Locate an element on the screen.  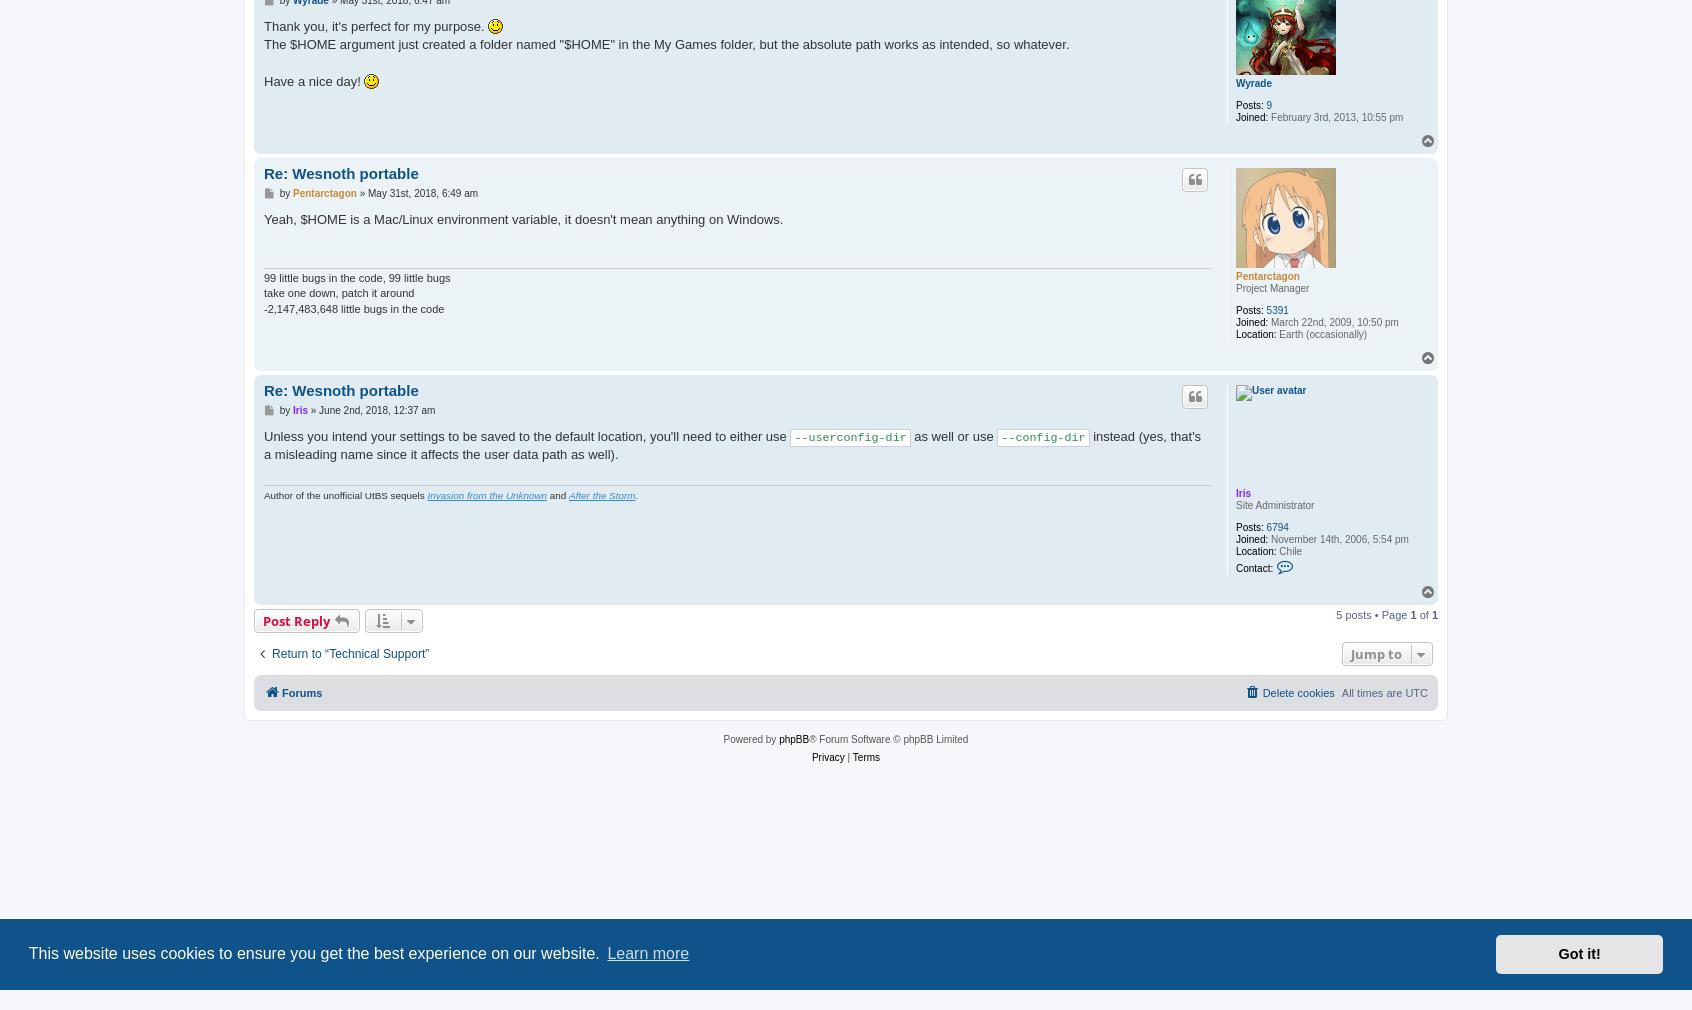
'Forums' is located at coordinates (301, 691).